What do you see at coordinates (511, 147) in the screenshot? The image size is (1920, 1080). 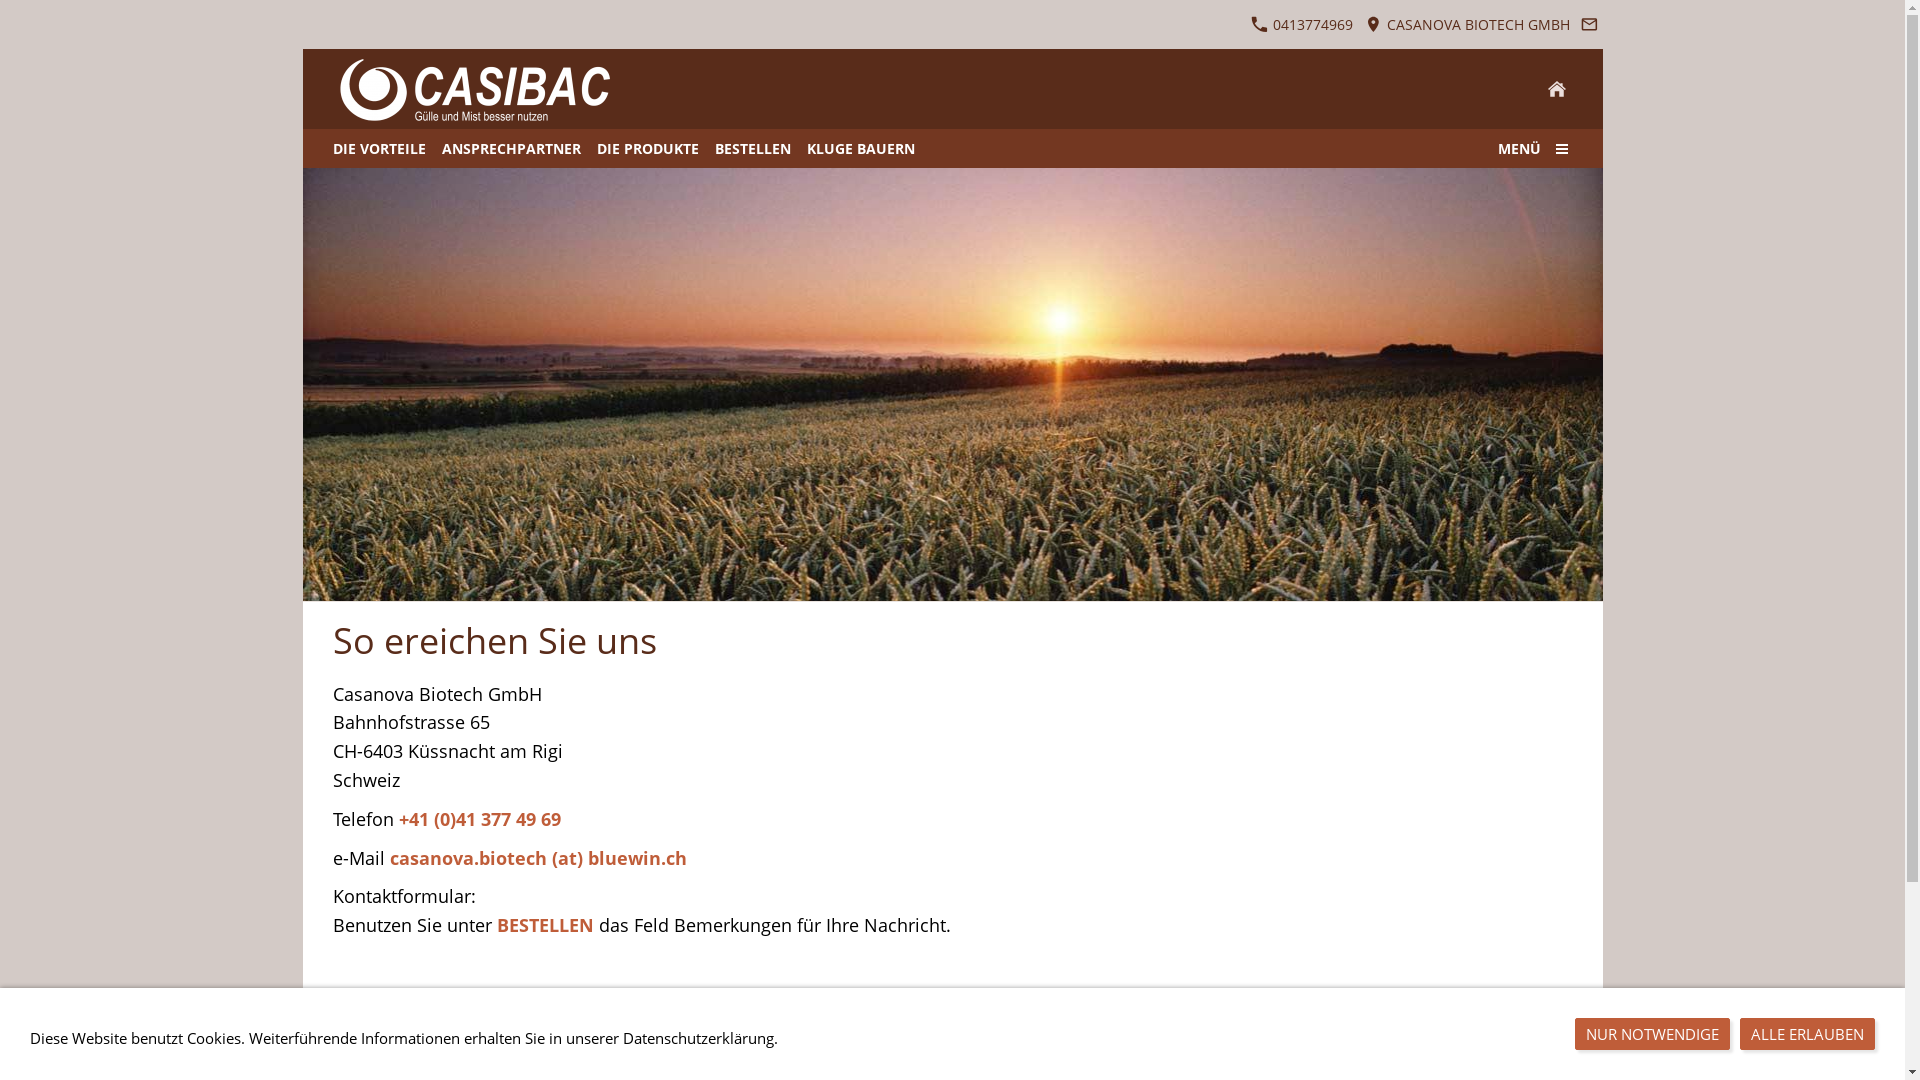 I see `'ANSPRECHPARTNER'` at bounding box center [511, 147].